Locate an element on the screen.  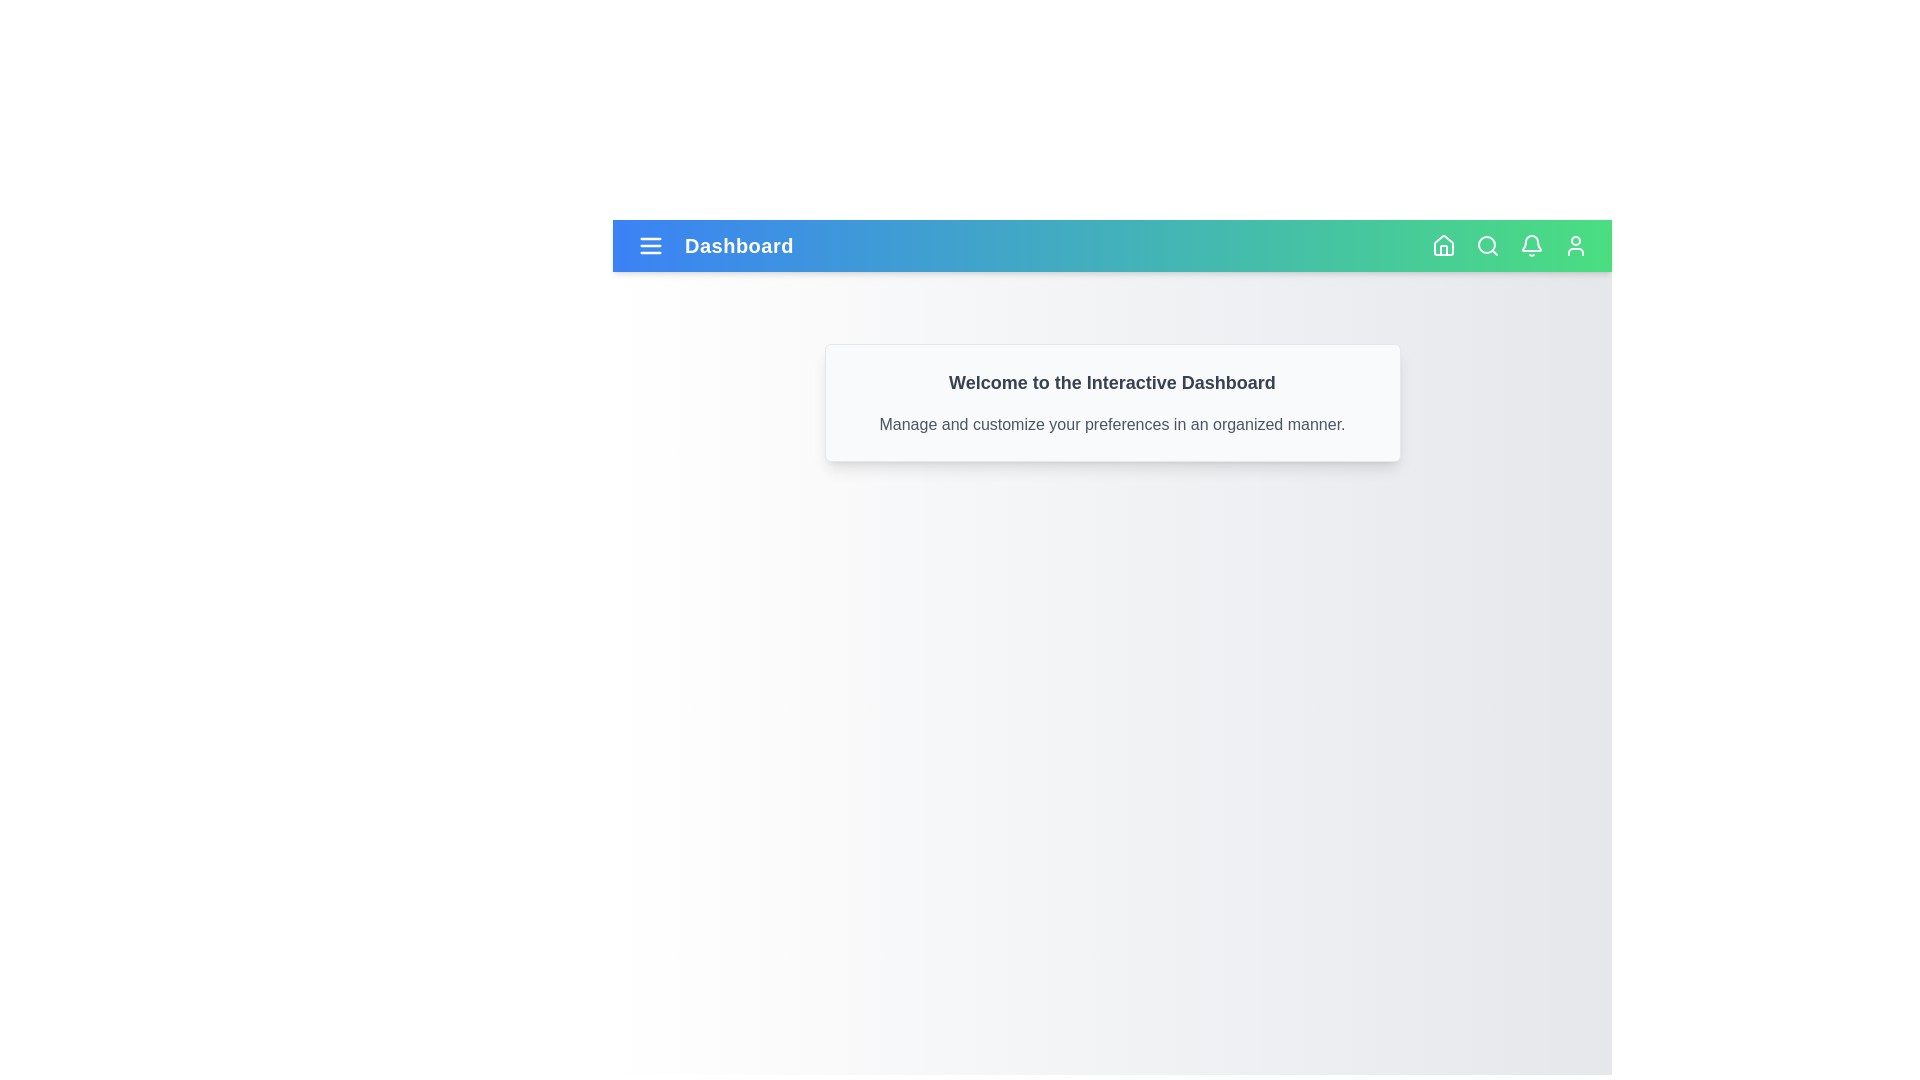
the menu icon to expand the menu is located at coordinates (651, 245).